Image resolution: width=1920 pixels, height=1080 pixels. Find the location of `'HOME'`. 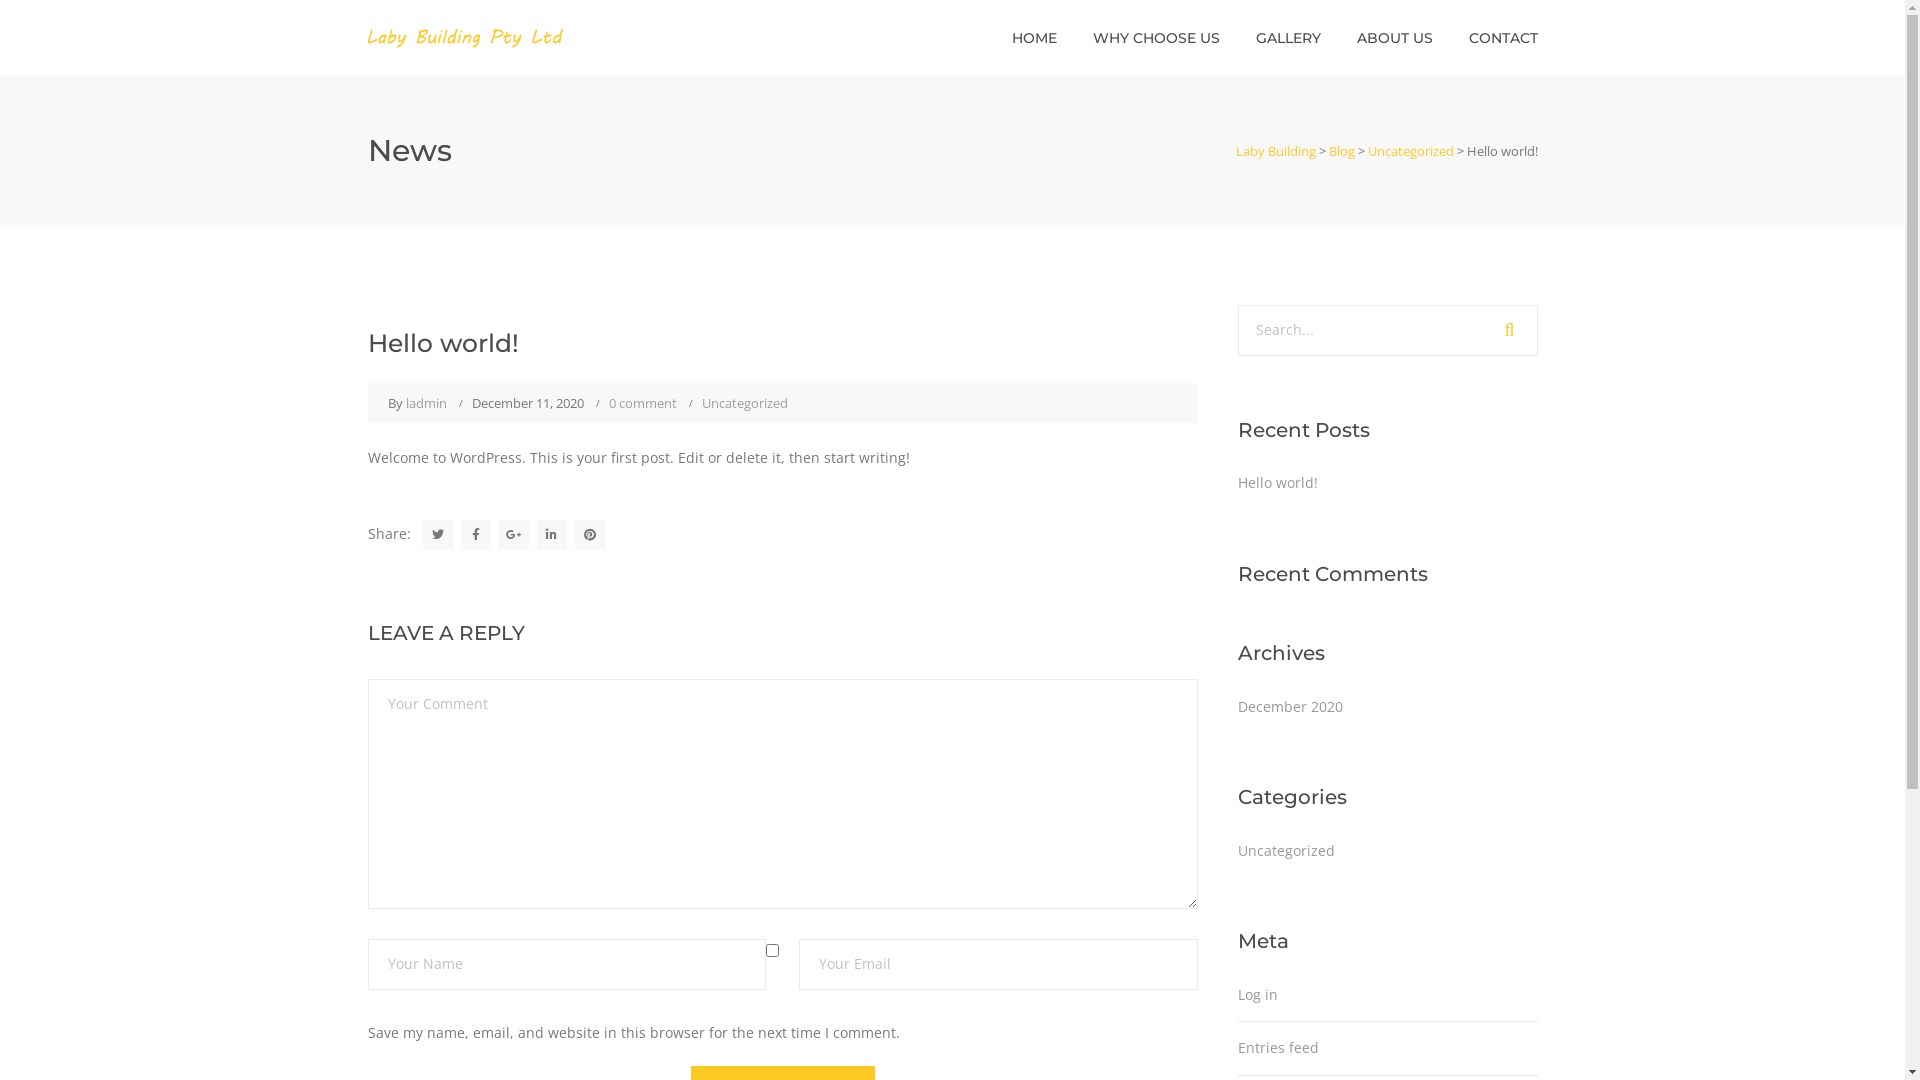

'HOME' is located at coordinates (1034, 38).